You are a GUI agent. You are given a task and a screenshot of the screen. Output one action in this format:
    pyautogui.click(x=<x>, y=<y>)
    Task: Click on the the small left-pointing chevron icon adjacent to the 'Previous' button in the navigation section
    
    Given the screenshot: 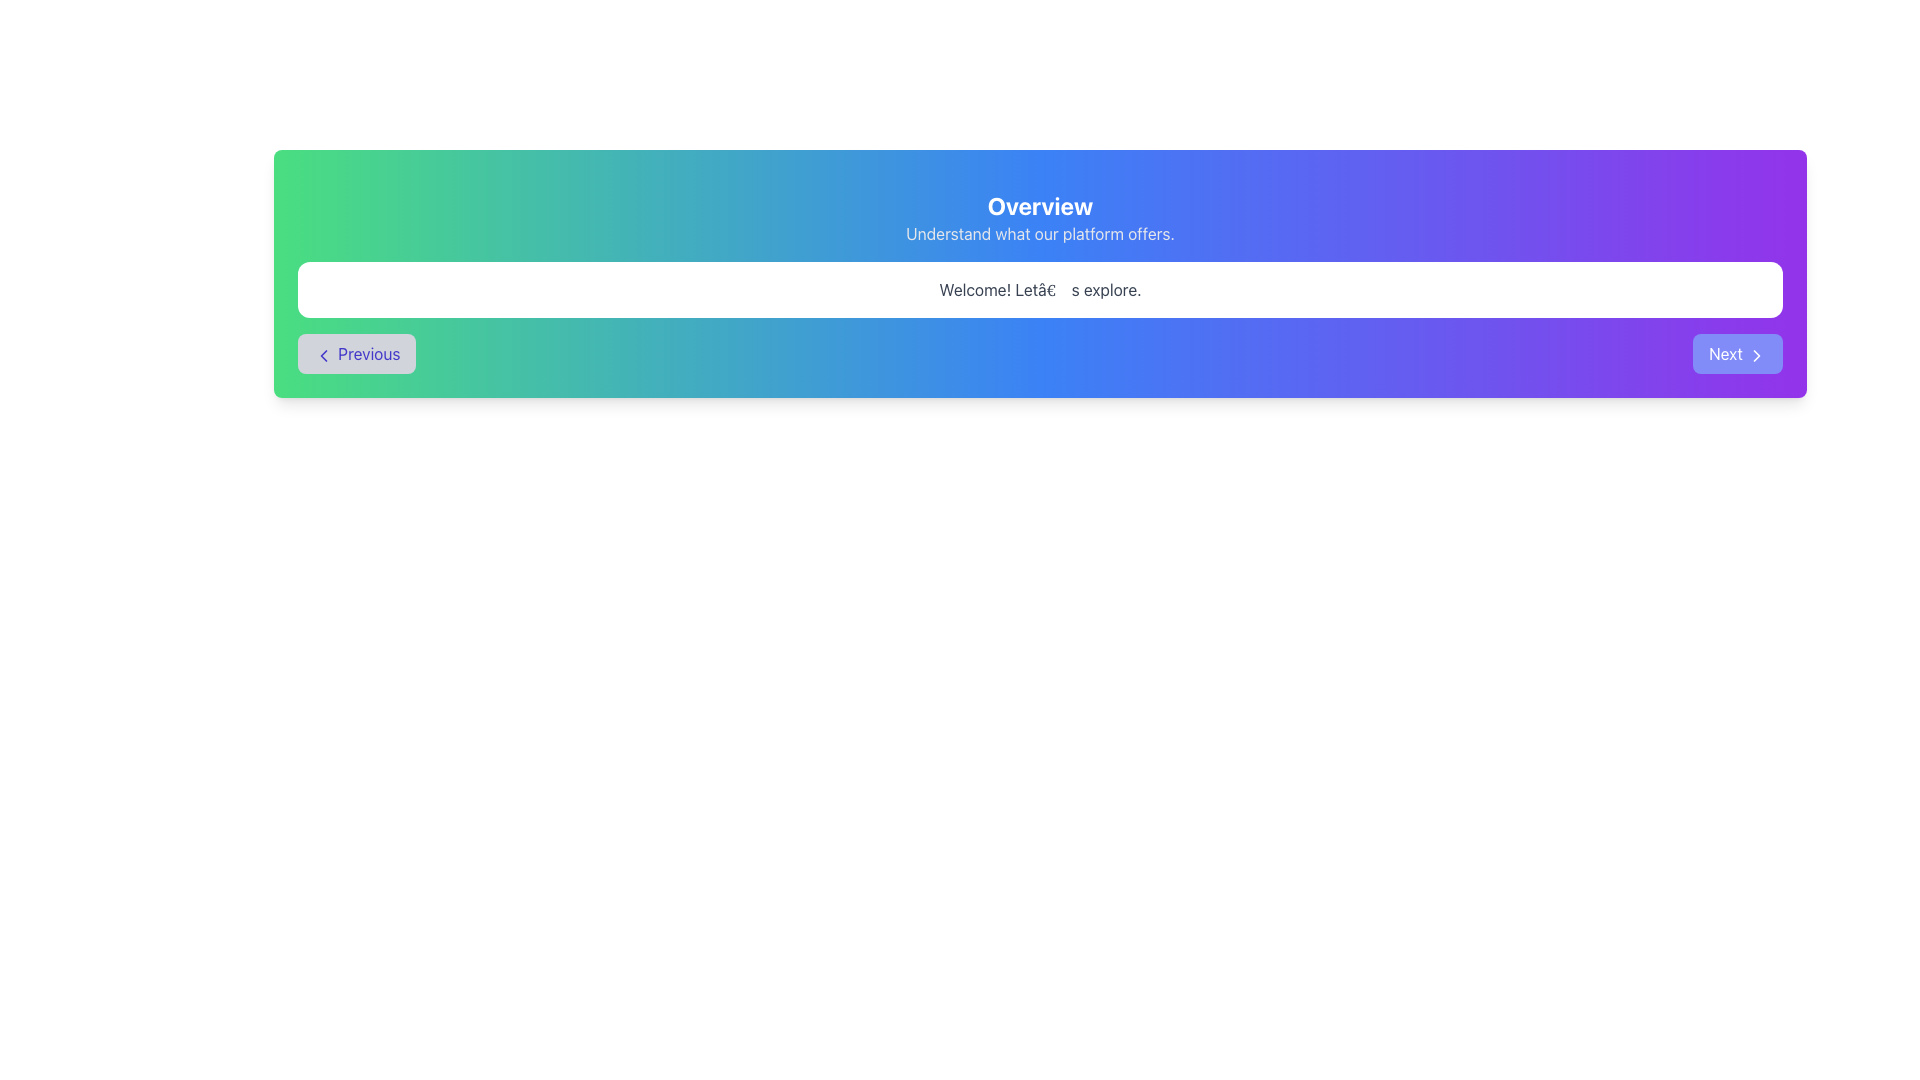 What is the action you would take?
    pyautogui.click(x=324, y=353)
    